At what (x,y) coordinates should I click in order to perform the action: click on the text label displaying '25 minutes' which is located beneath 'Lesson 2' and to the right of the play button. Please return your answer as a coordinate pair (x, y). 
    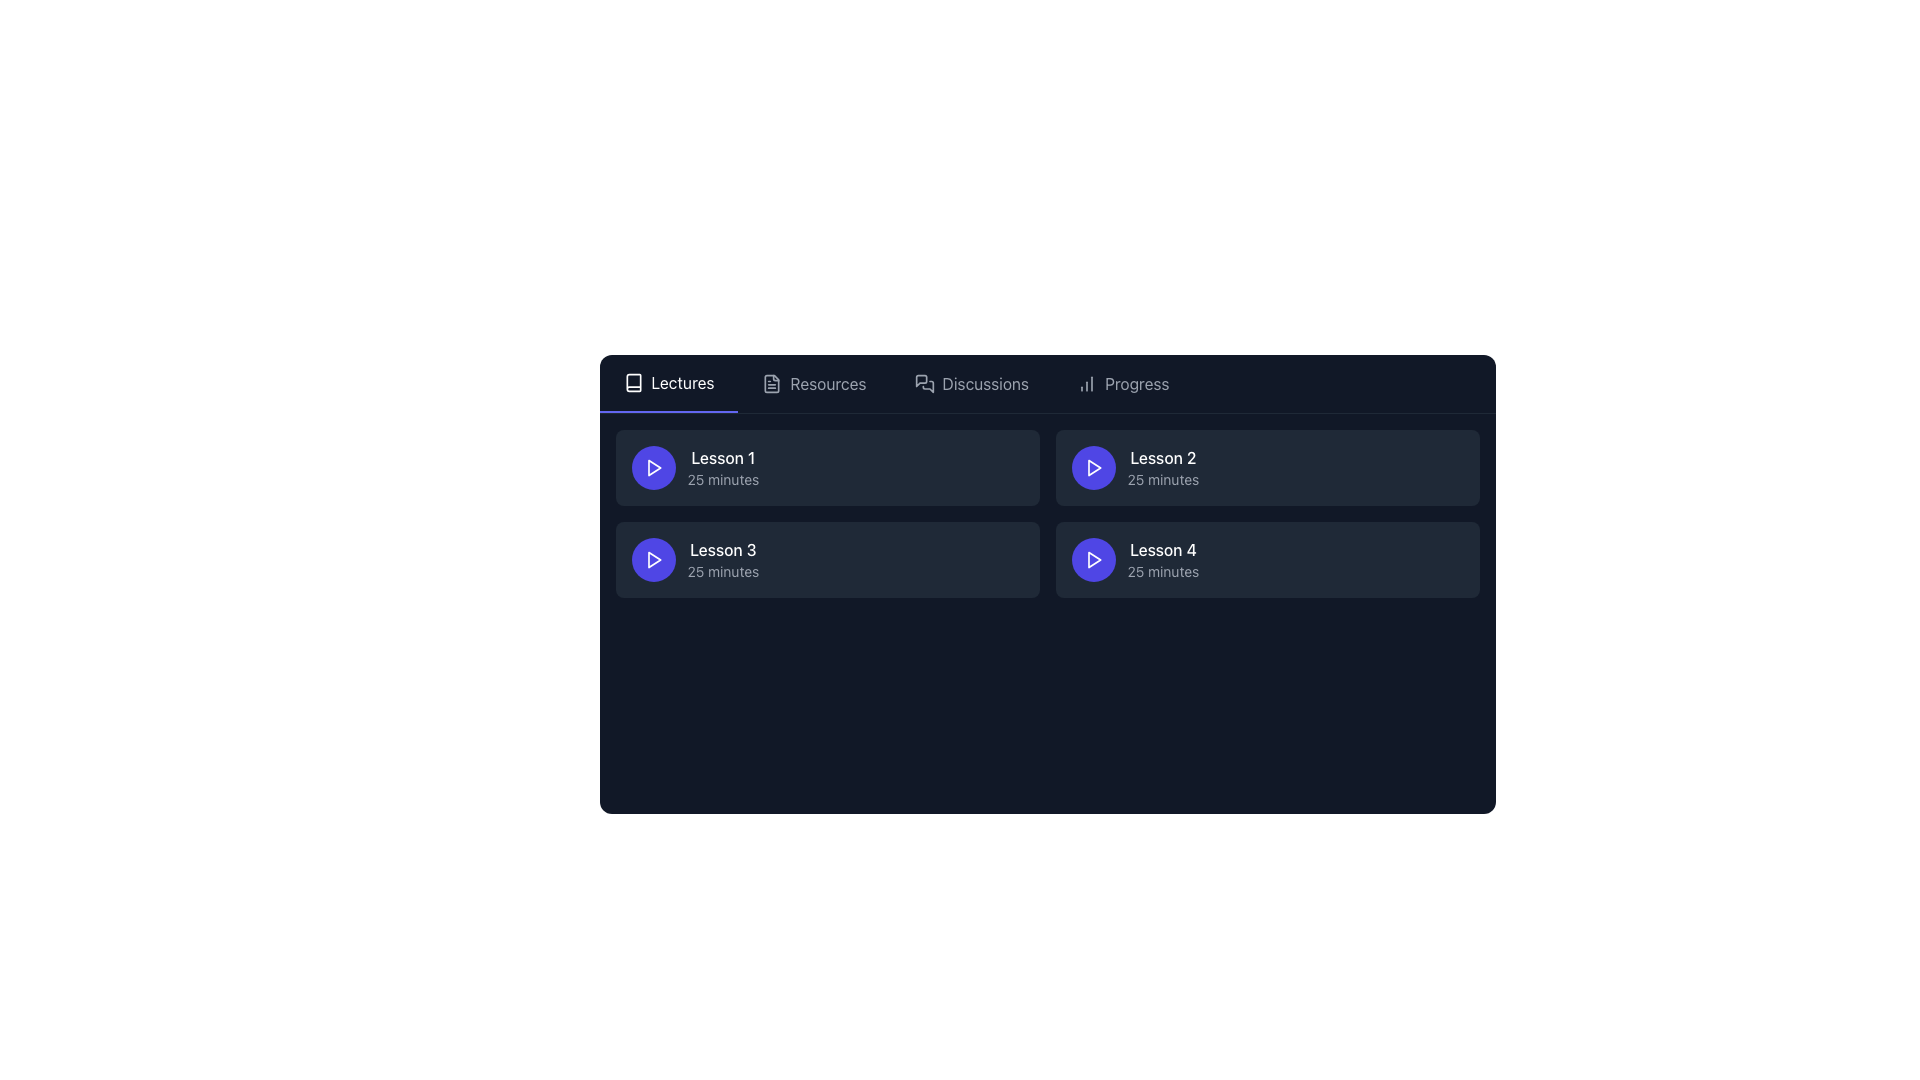
    Looking at the image, I should click on (1163, 479).